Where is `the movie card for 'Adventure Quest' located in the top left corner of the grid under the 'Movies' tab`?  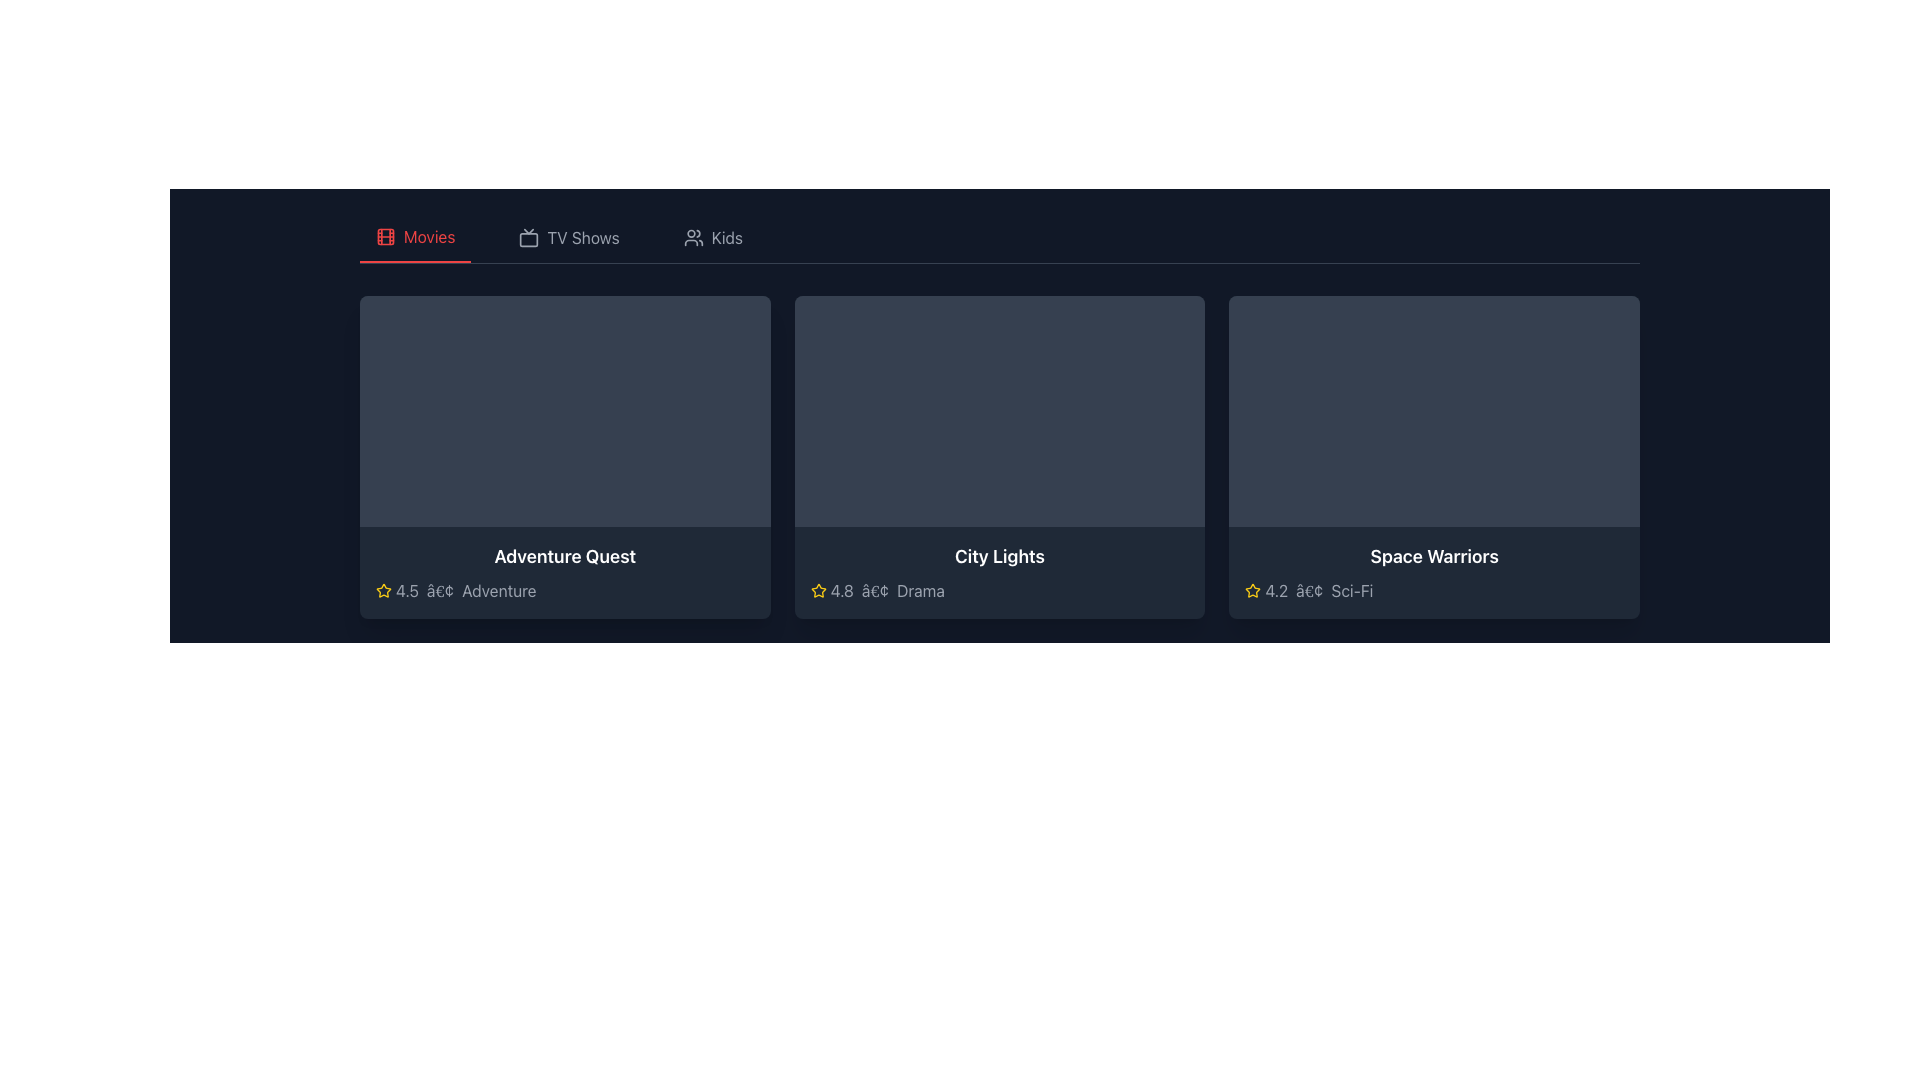
the movie card for 'Adventure Quest' located in the top left corner of the grid under the 'Movies' tab is located at coordinates (564, 457).